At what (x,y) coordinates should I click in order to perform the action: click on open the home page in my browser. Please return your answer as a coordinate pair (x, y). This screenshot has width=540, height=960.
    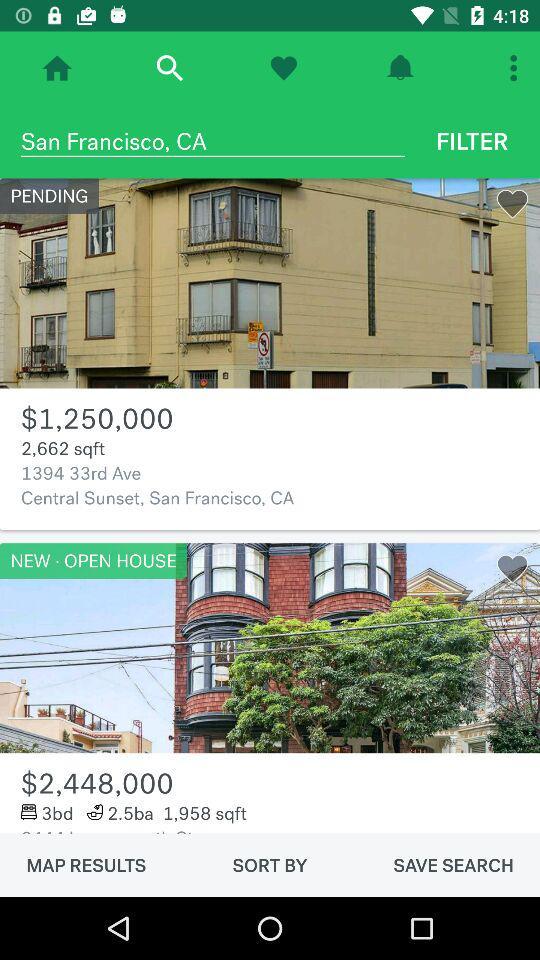
    Looking at the image, I should click on (57, 68).